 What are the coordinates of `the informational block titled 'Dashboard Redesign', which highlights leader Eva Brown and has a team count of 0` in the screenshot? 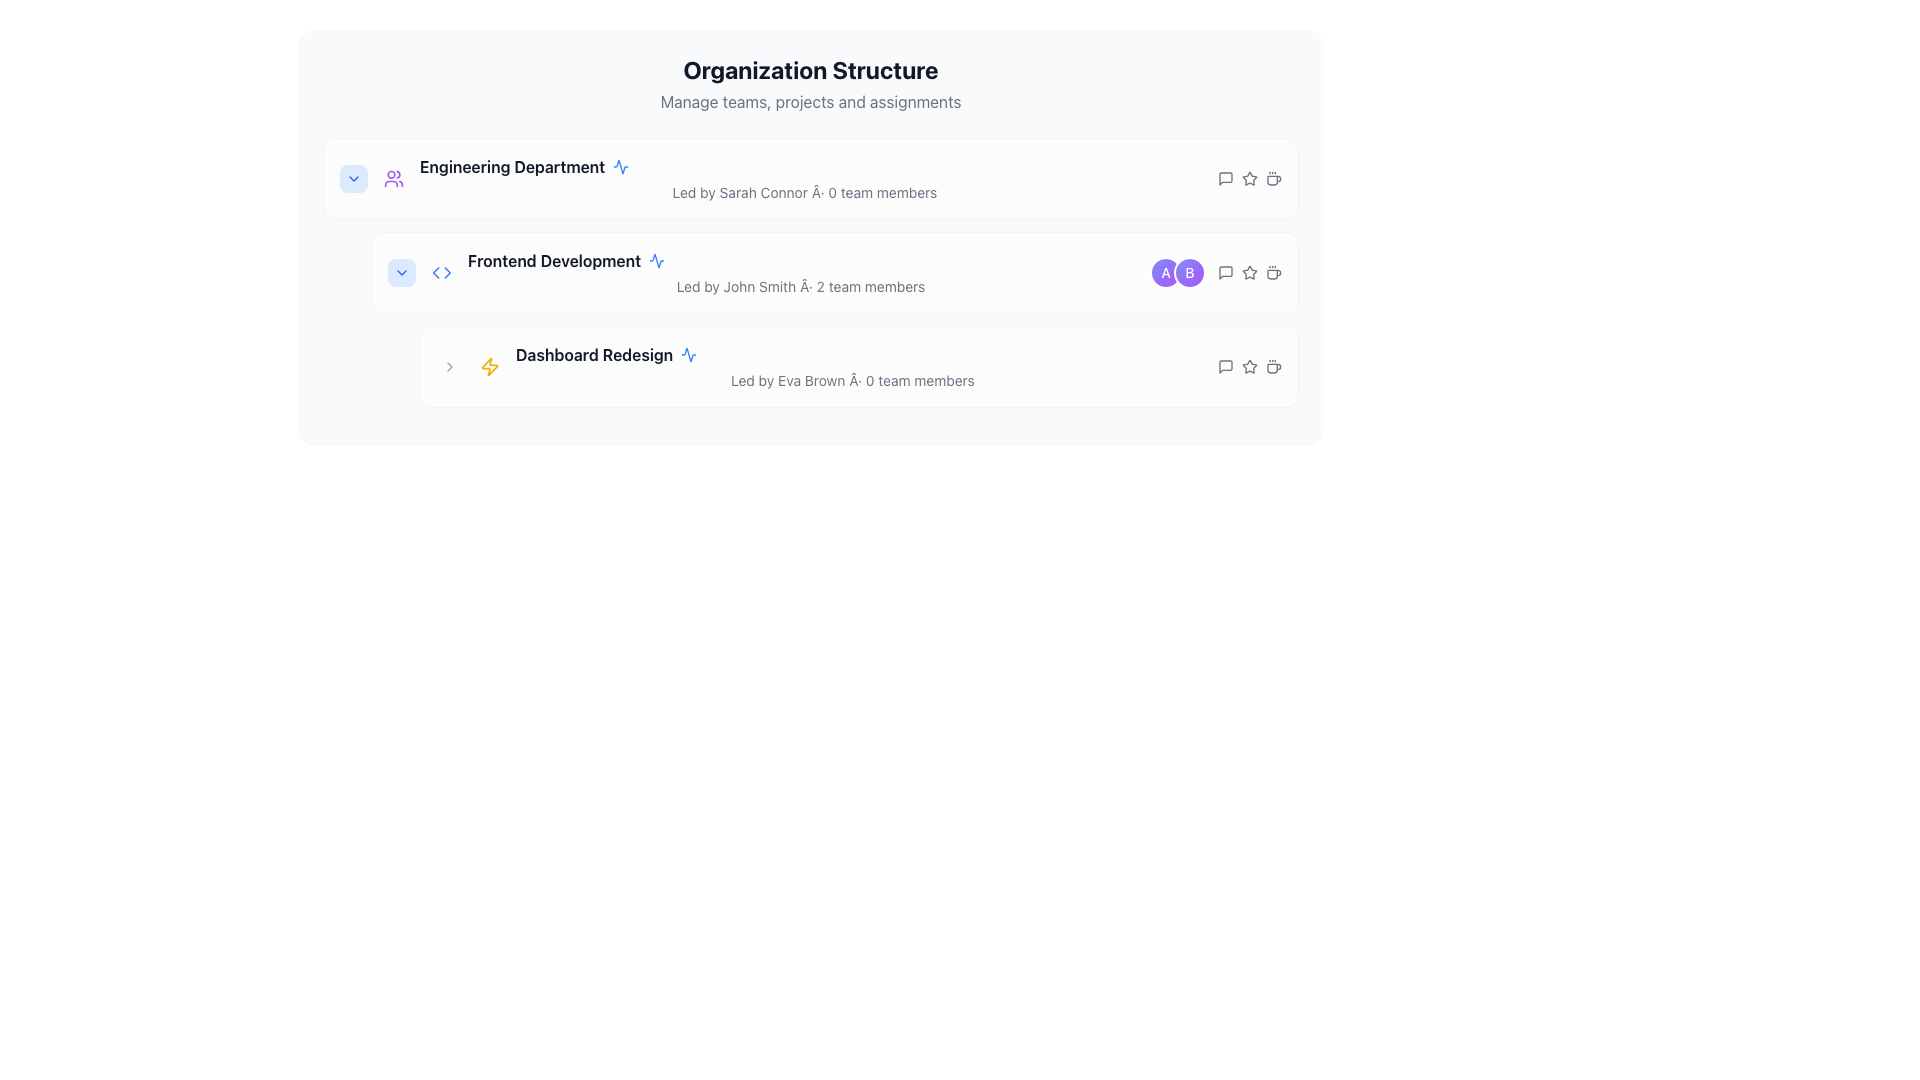 It's located at (859, 366).